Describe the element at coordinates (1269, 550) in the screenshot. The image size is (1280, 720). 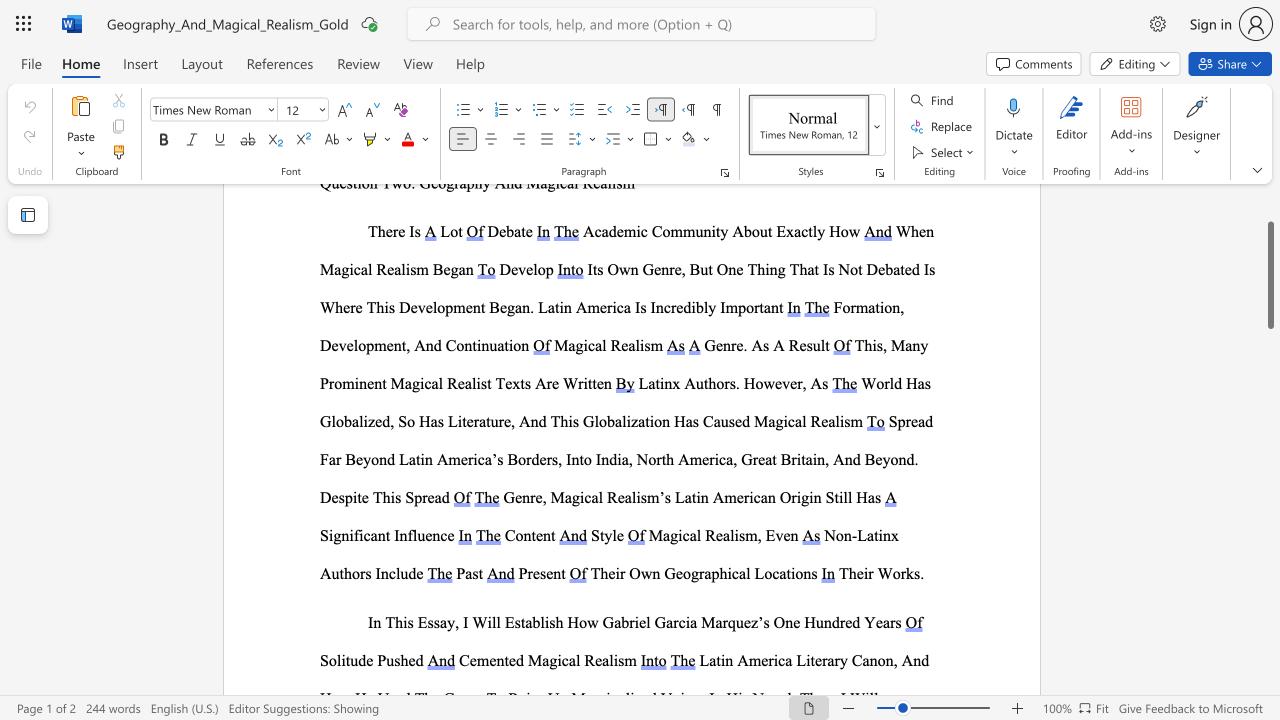
I see `the scrollbar on the side` at that location.